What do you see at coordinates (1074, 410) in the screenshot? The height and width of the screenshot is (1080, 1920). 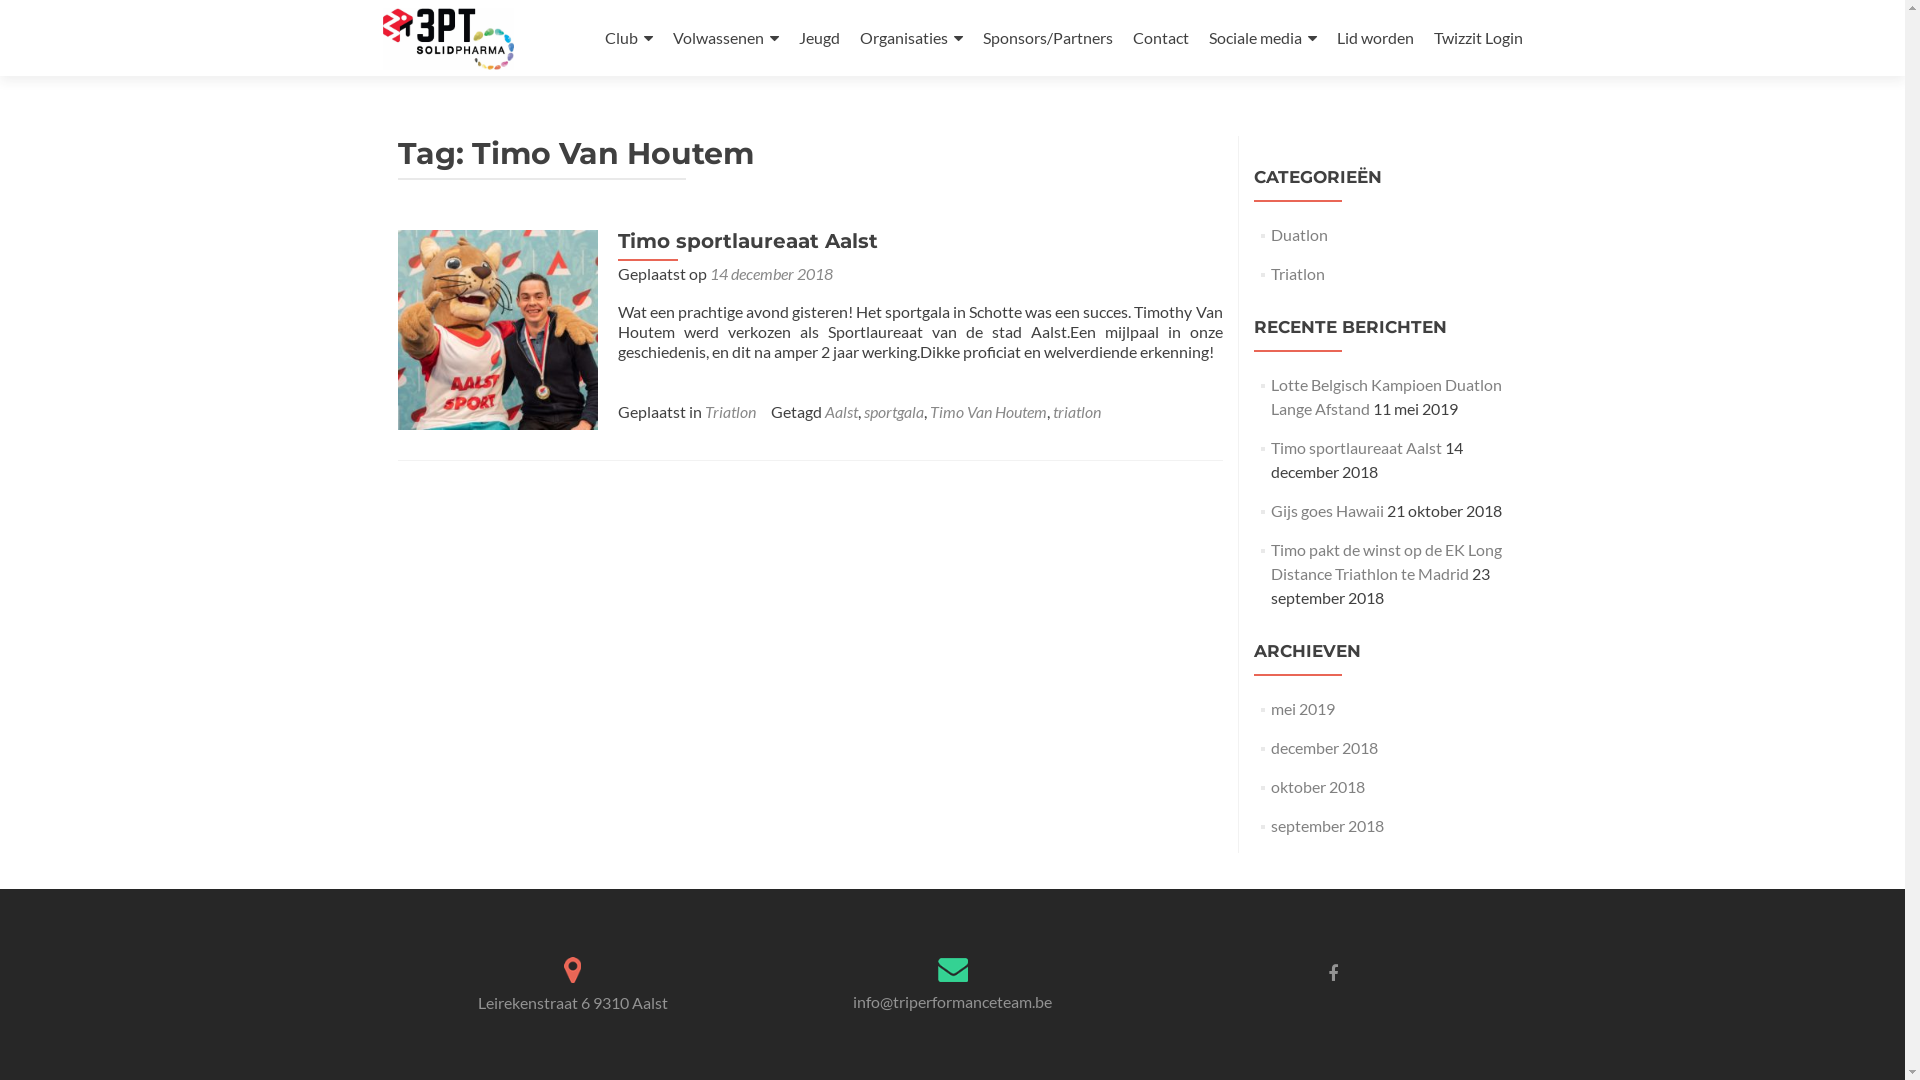 I see `'triatlon'` at bounding box center [1074, 410].